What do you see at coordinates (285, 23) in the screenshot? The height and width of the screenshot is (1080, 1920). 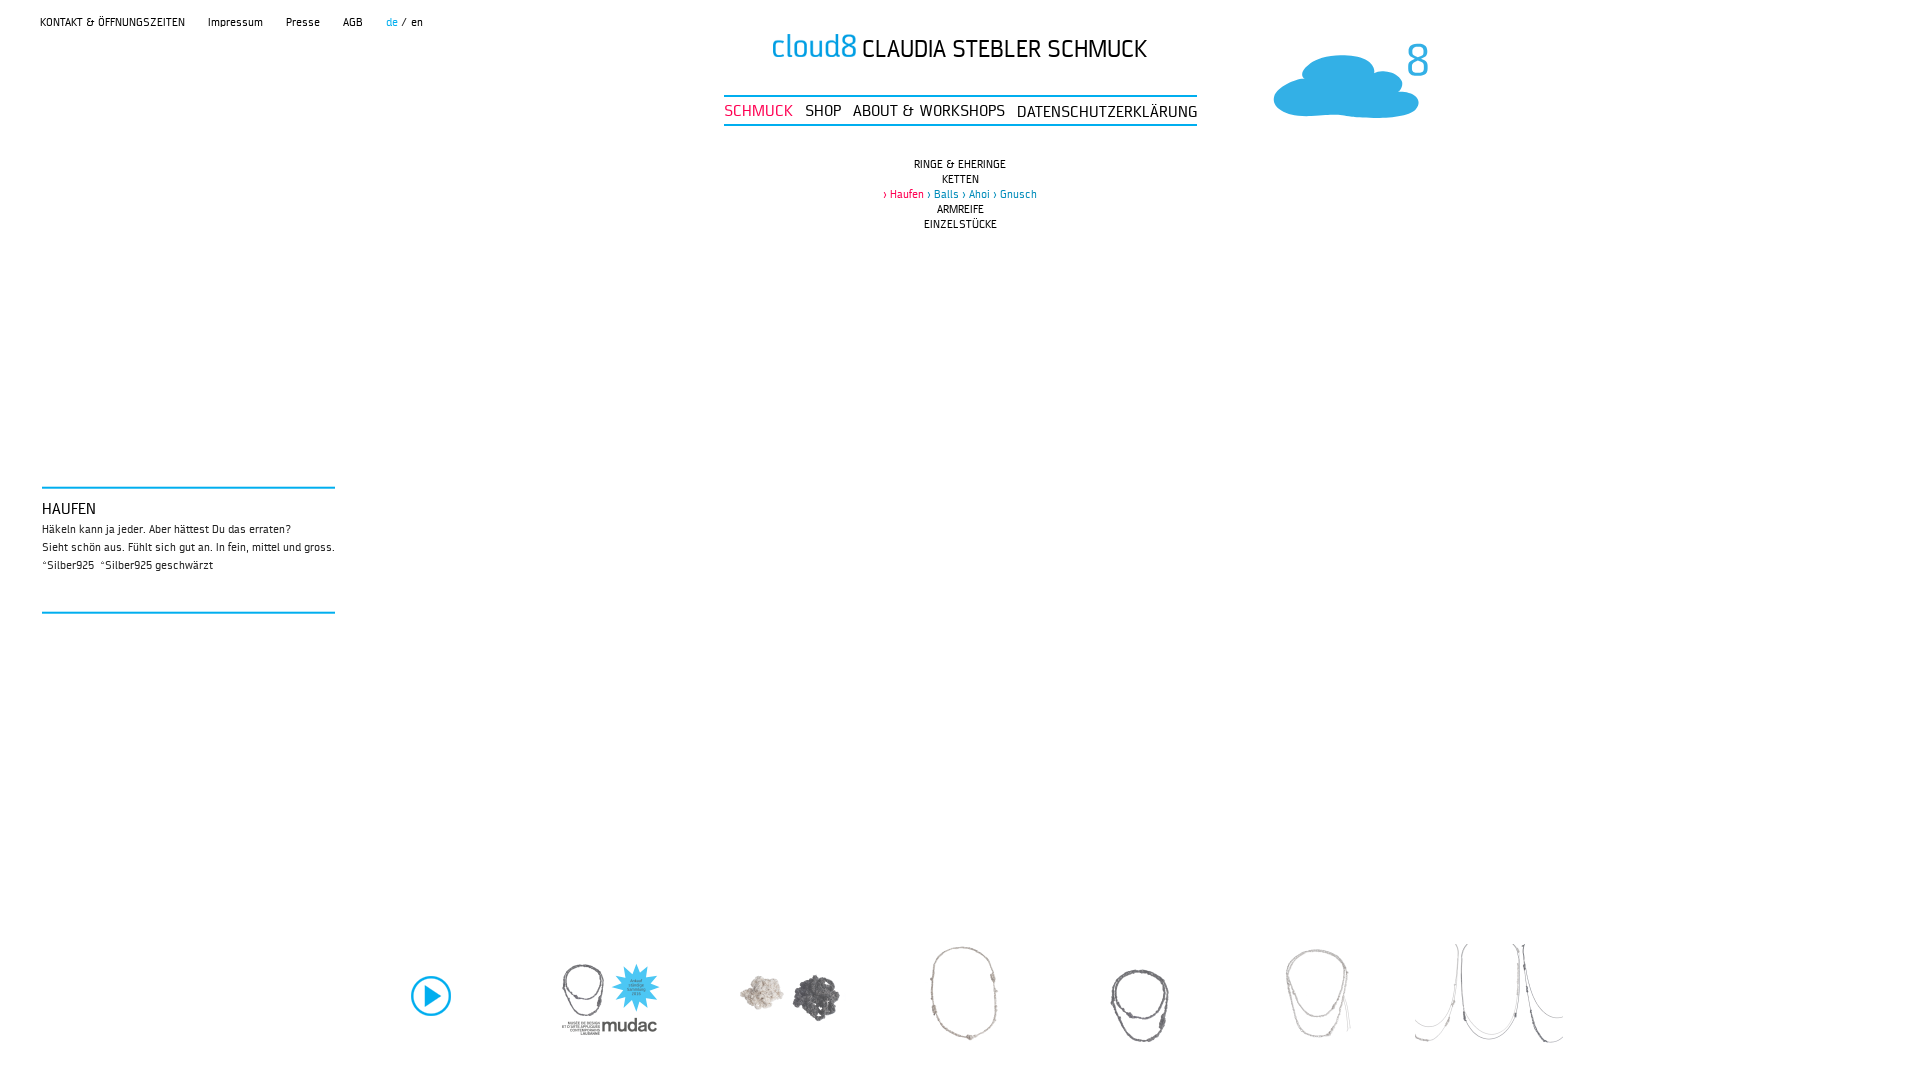 I see `'Presse'` at bounding box center [285, 23].